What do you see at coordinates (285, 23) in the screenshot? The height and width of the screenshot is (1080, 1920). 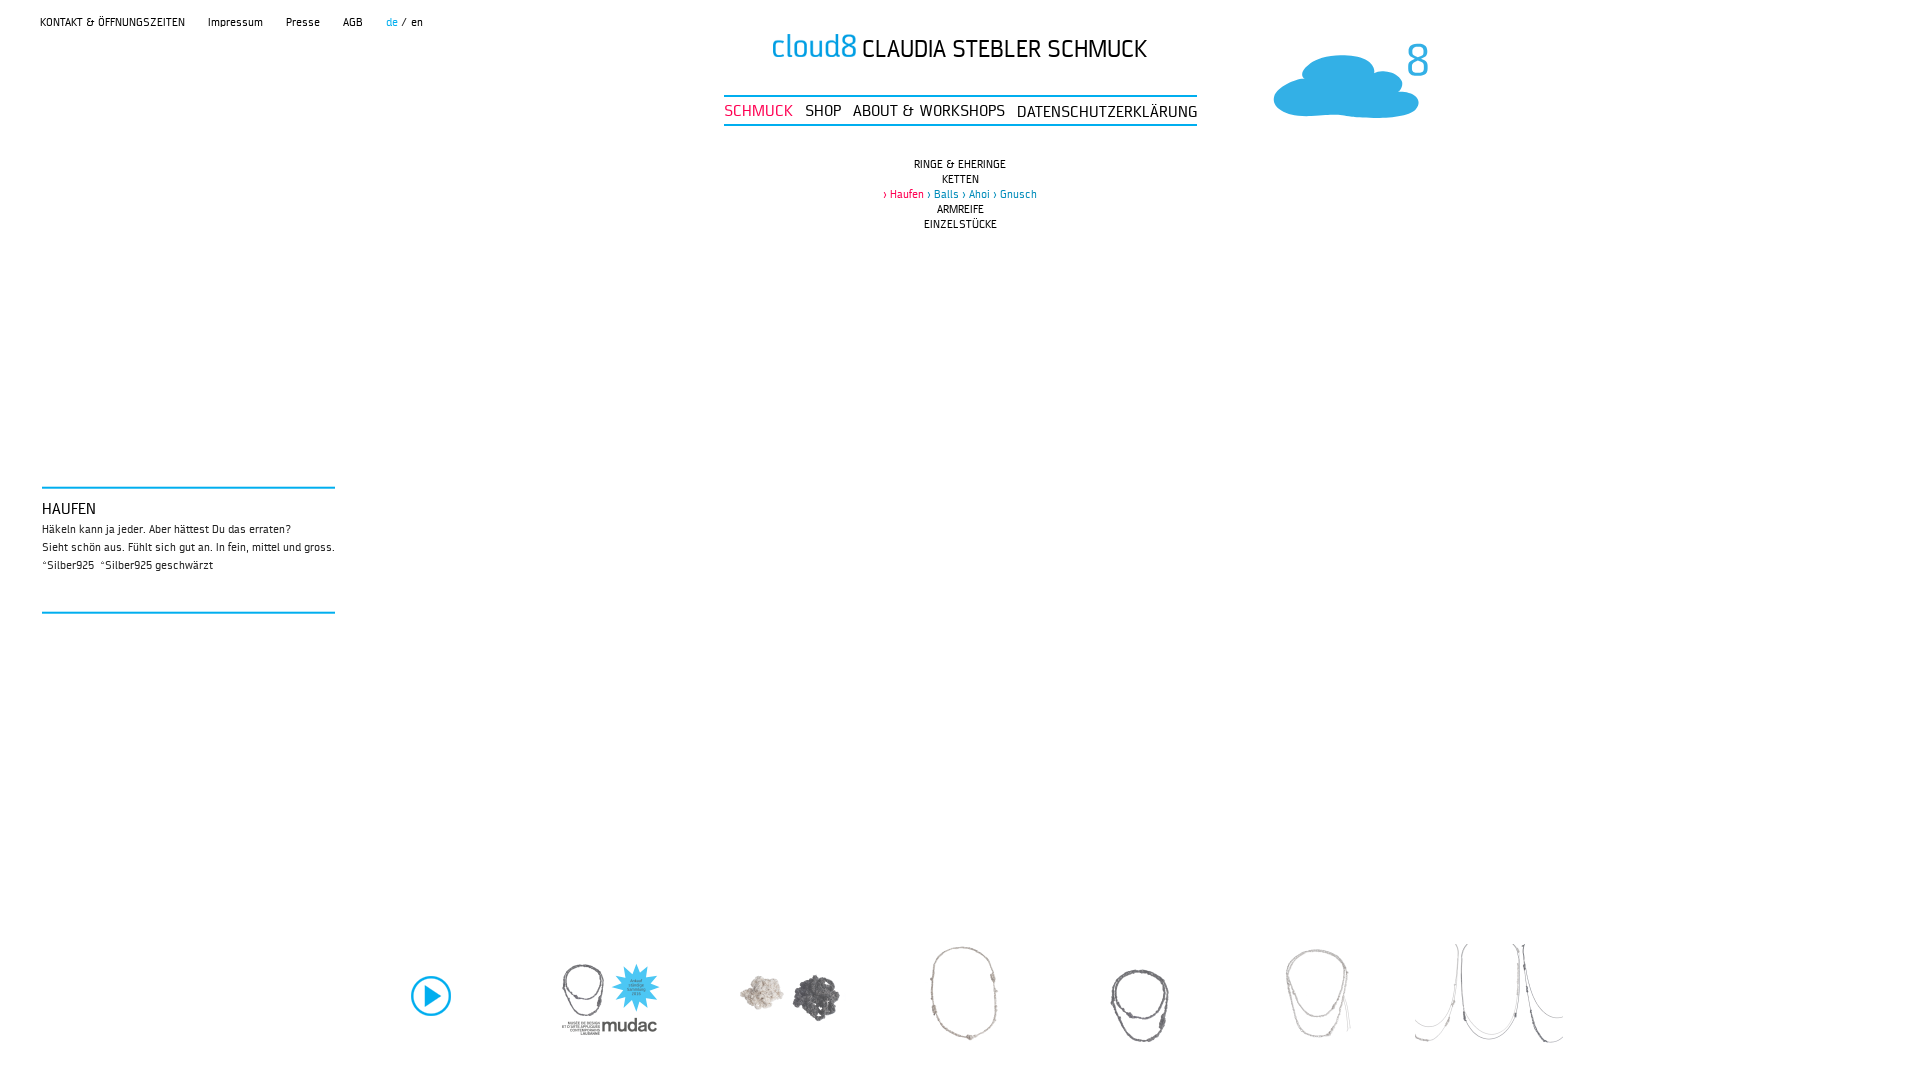 I see `'Presse'` at bounding box center [285, 23].